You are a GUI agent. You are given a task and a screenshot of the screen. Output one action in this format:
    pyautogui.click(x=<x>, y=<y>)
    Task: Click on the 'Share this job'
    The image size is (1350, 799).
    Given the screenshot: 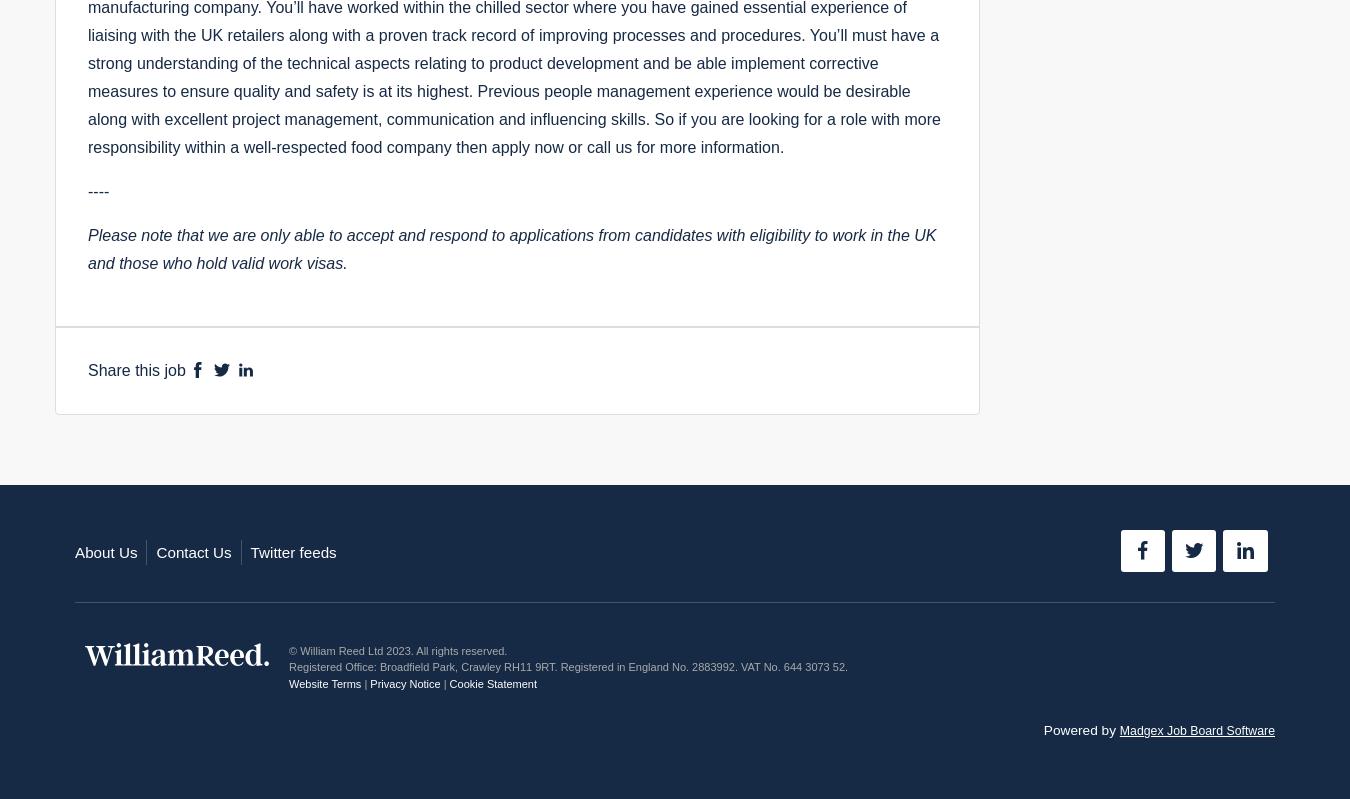 What is the action you would take?
    pyautogui.click(x=136, y=369)
    